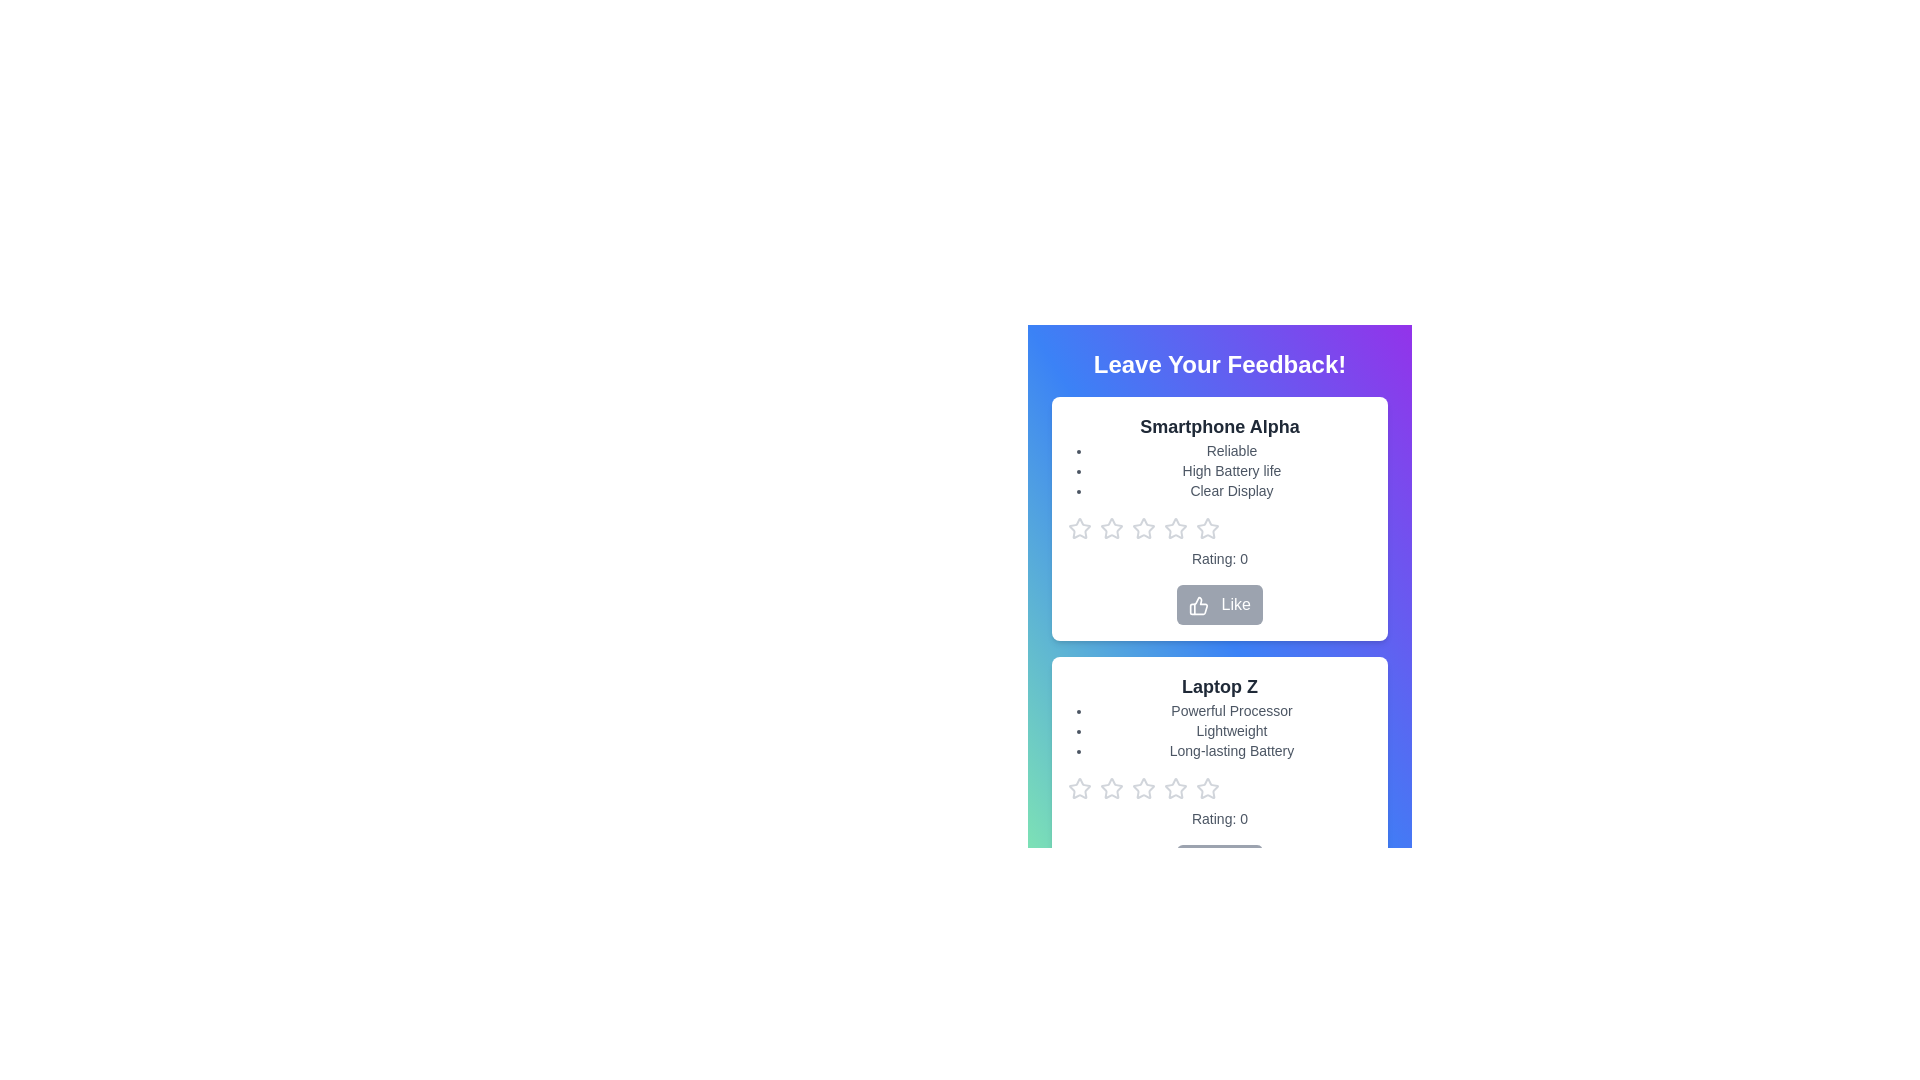 The height and width of the screenshot is (1080, 1920). What do you see at coordinates (1231, 751) in the screenshot?
I see `the third item in the unordered list that describes a feature of 'Laptop Z', which follows 'Powerful Processor' and 'Lightweight'` at bounding box center [1231, 751].